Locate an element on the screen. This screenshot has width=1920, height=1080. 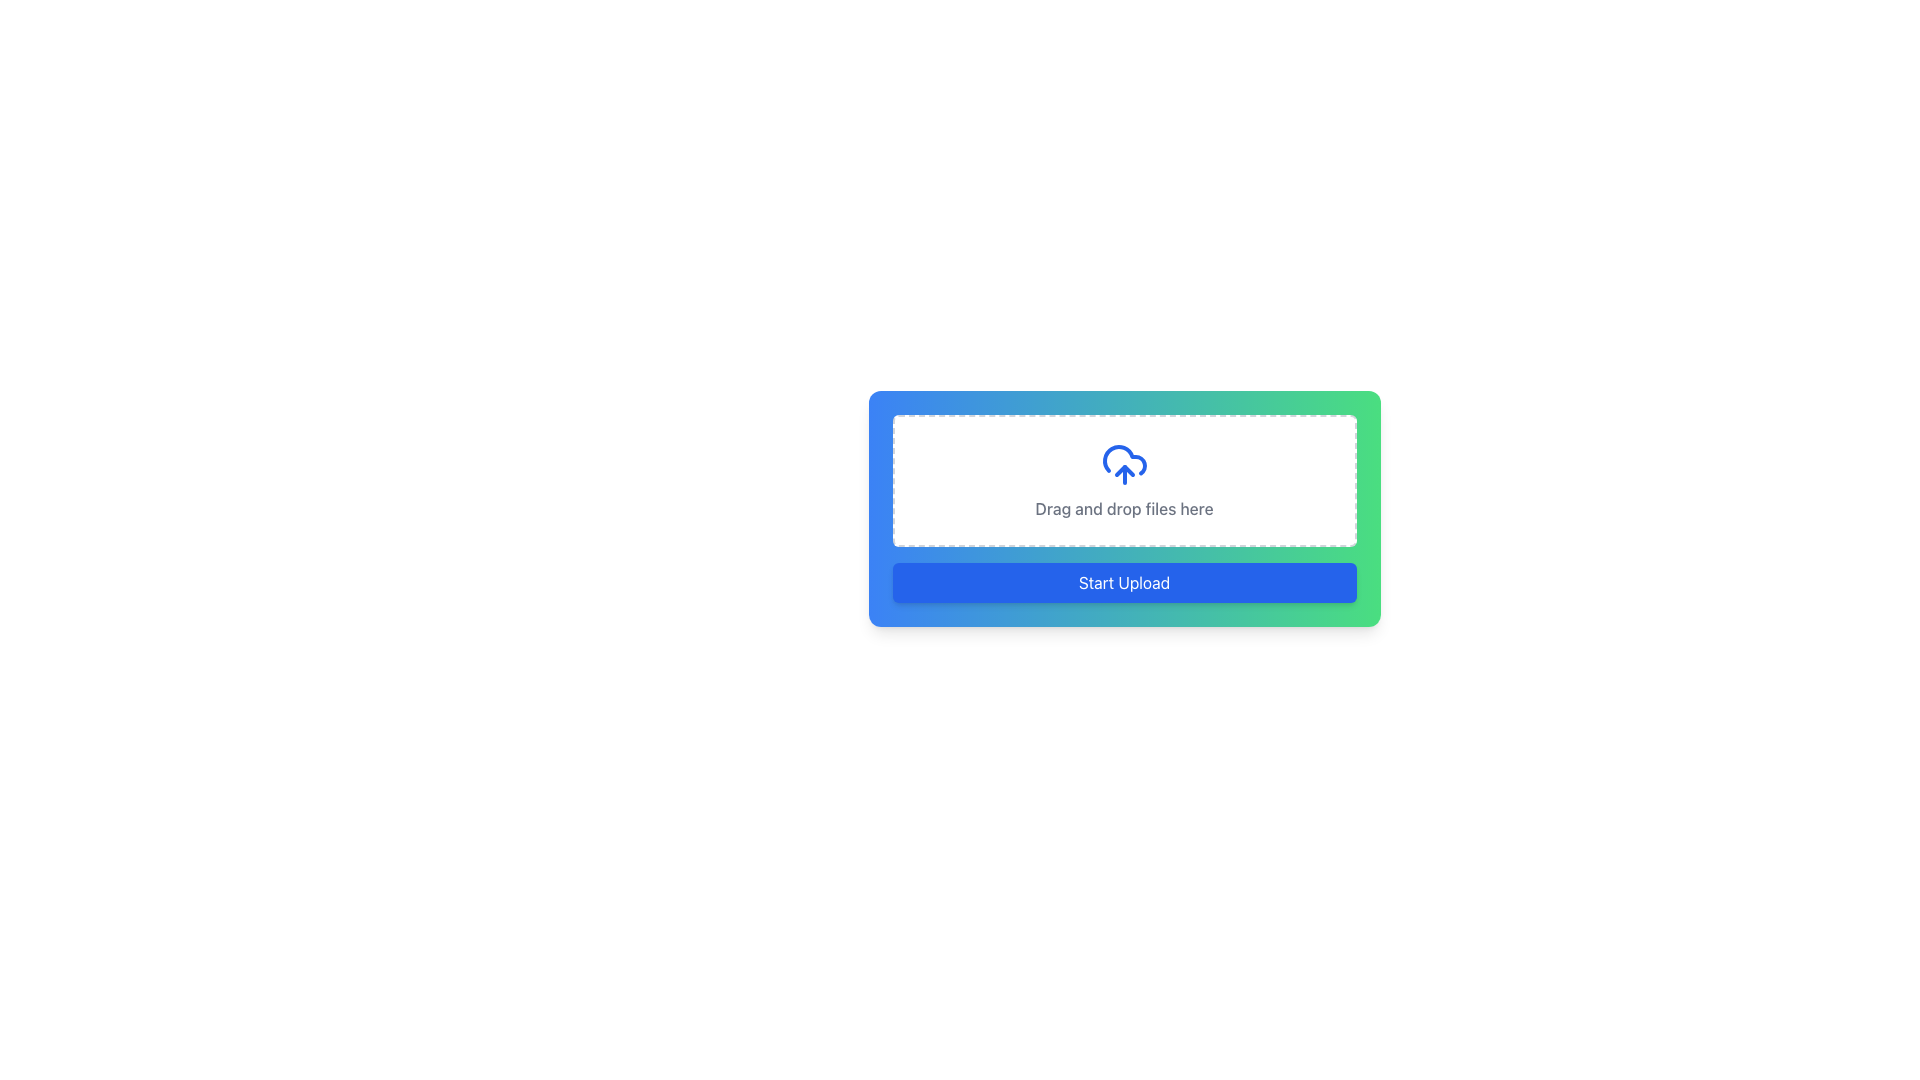
the instructions displayed in the File Drop Area, which includes the text 'Drag and drop files here' and a blue cloud upload icon is located at coordinates (1124, 481).